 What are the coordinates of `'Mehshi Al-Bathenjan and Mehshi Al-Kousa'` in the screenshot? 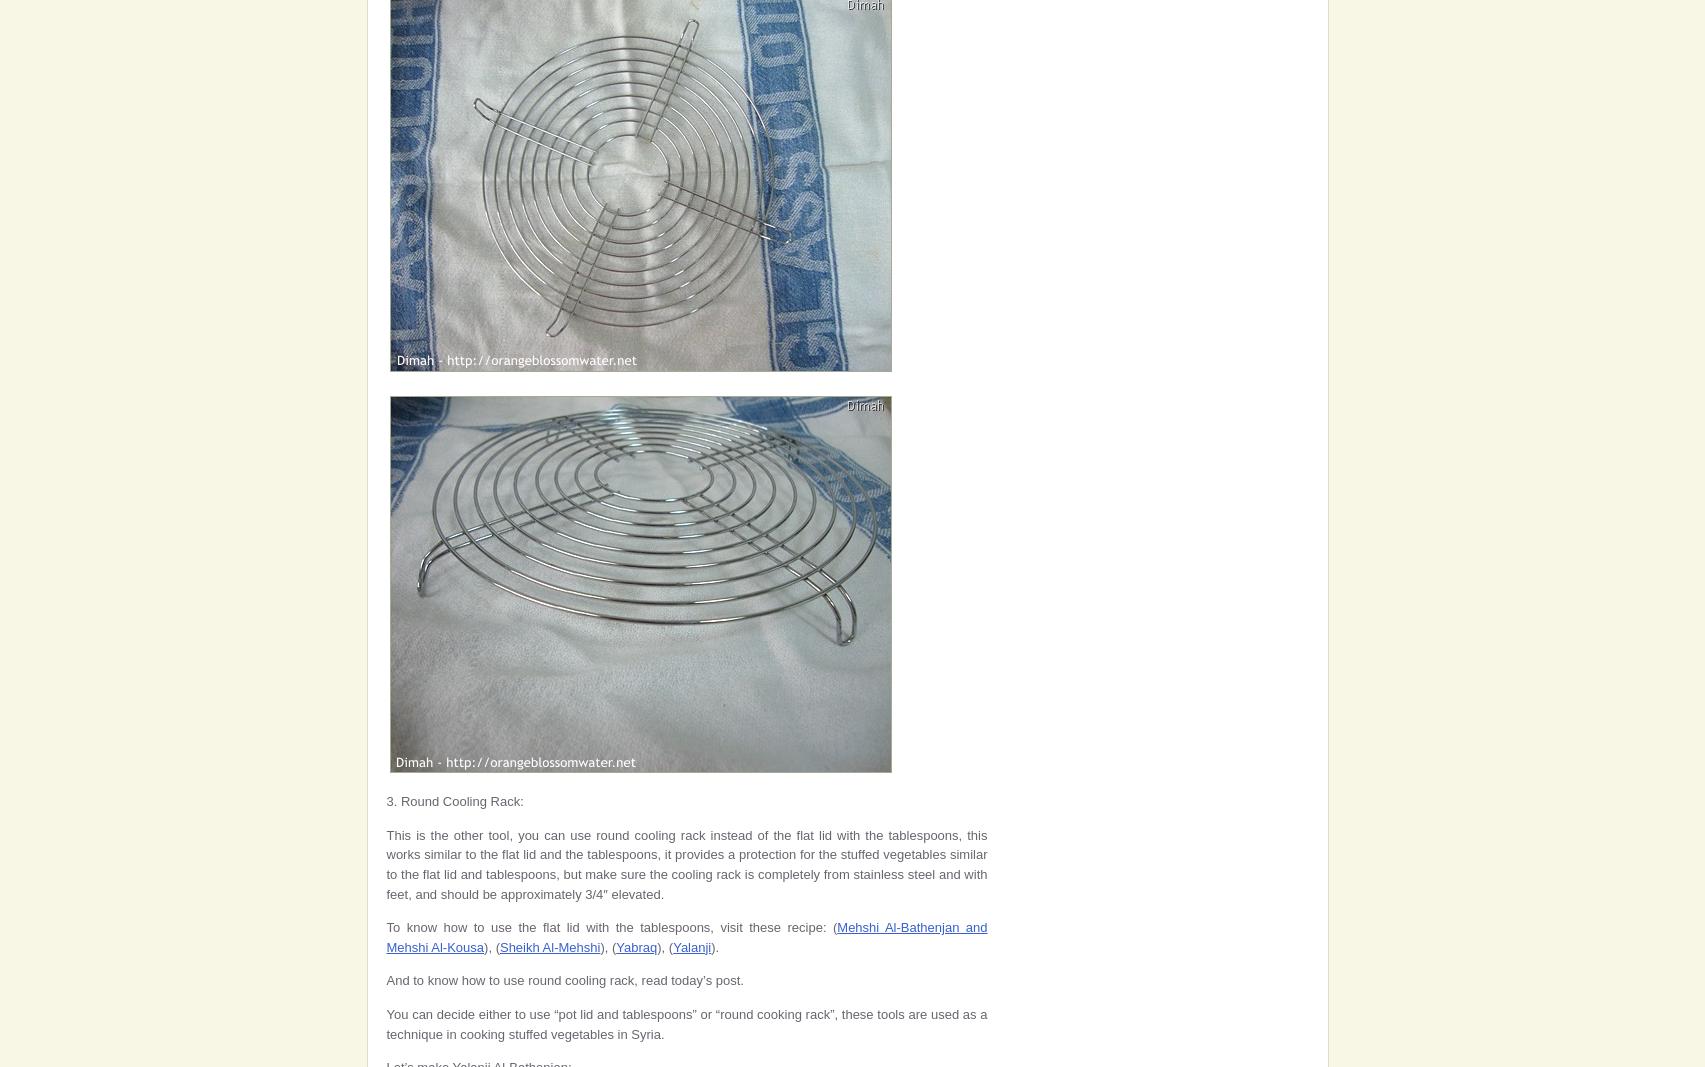 It's located at (686, 937).